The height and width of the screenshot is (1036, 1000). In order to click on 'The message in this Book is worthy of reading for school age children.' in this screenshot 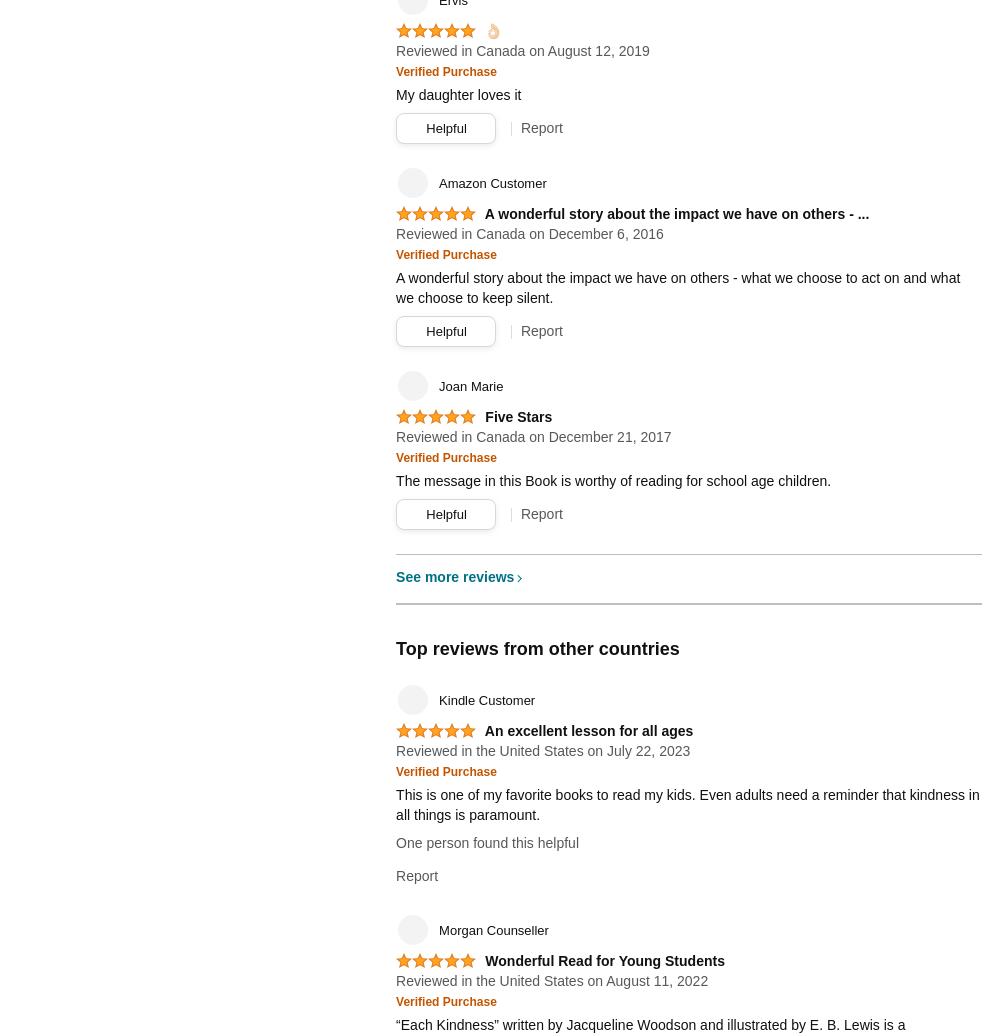, I will do `click(612, 481)`.